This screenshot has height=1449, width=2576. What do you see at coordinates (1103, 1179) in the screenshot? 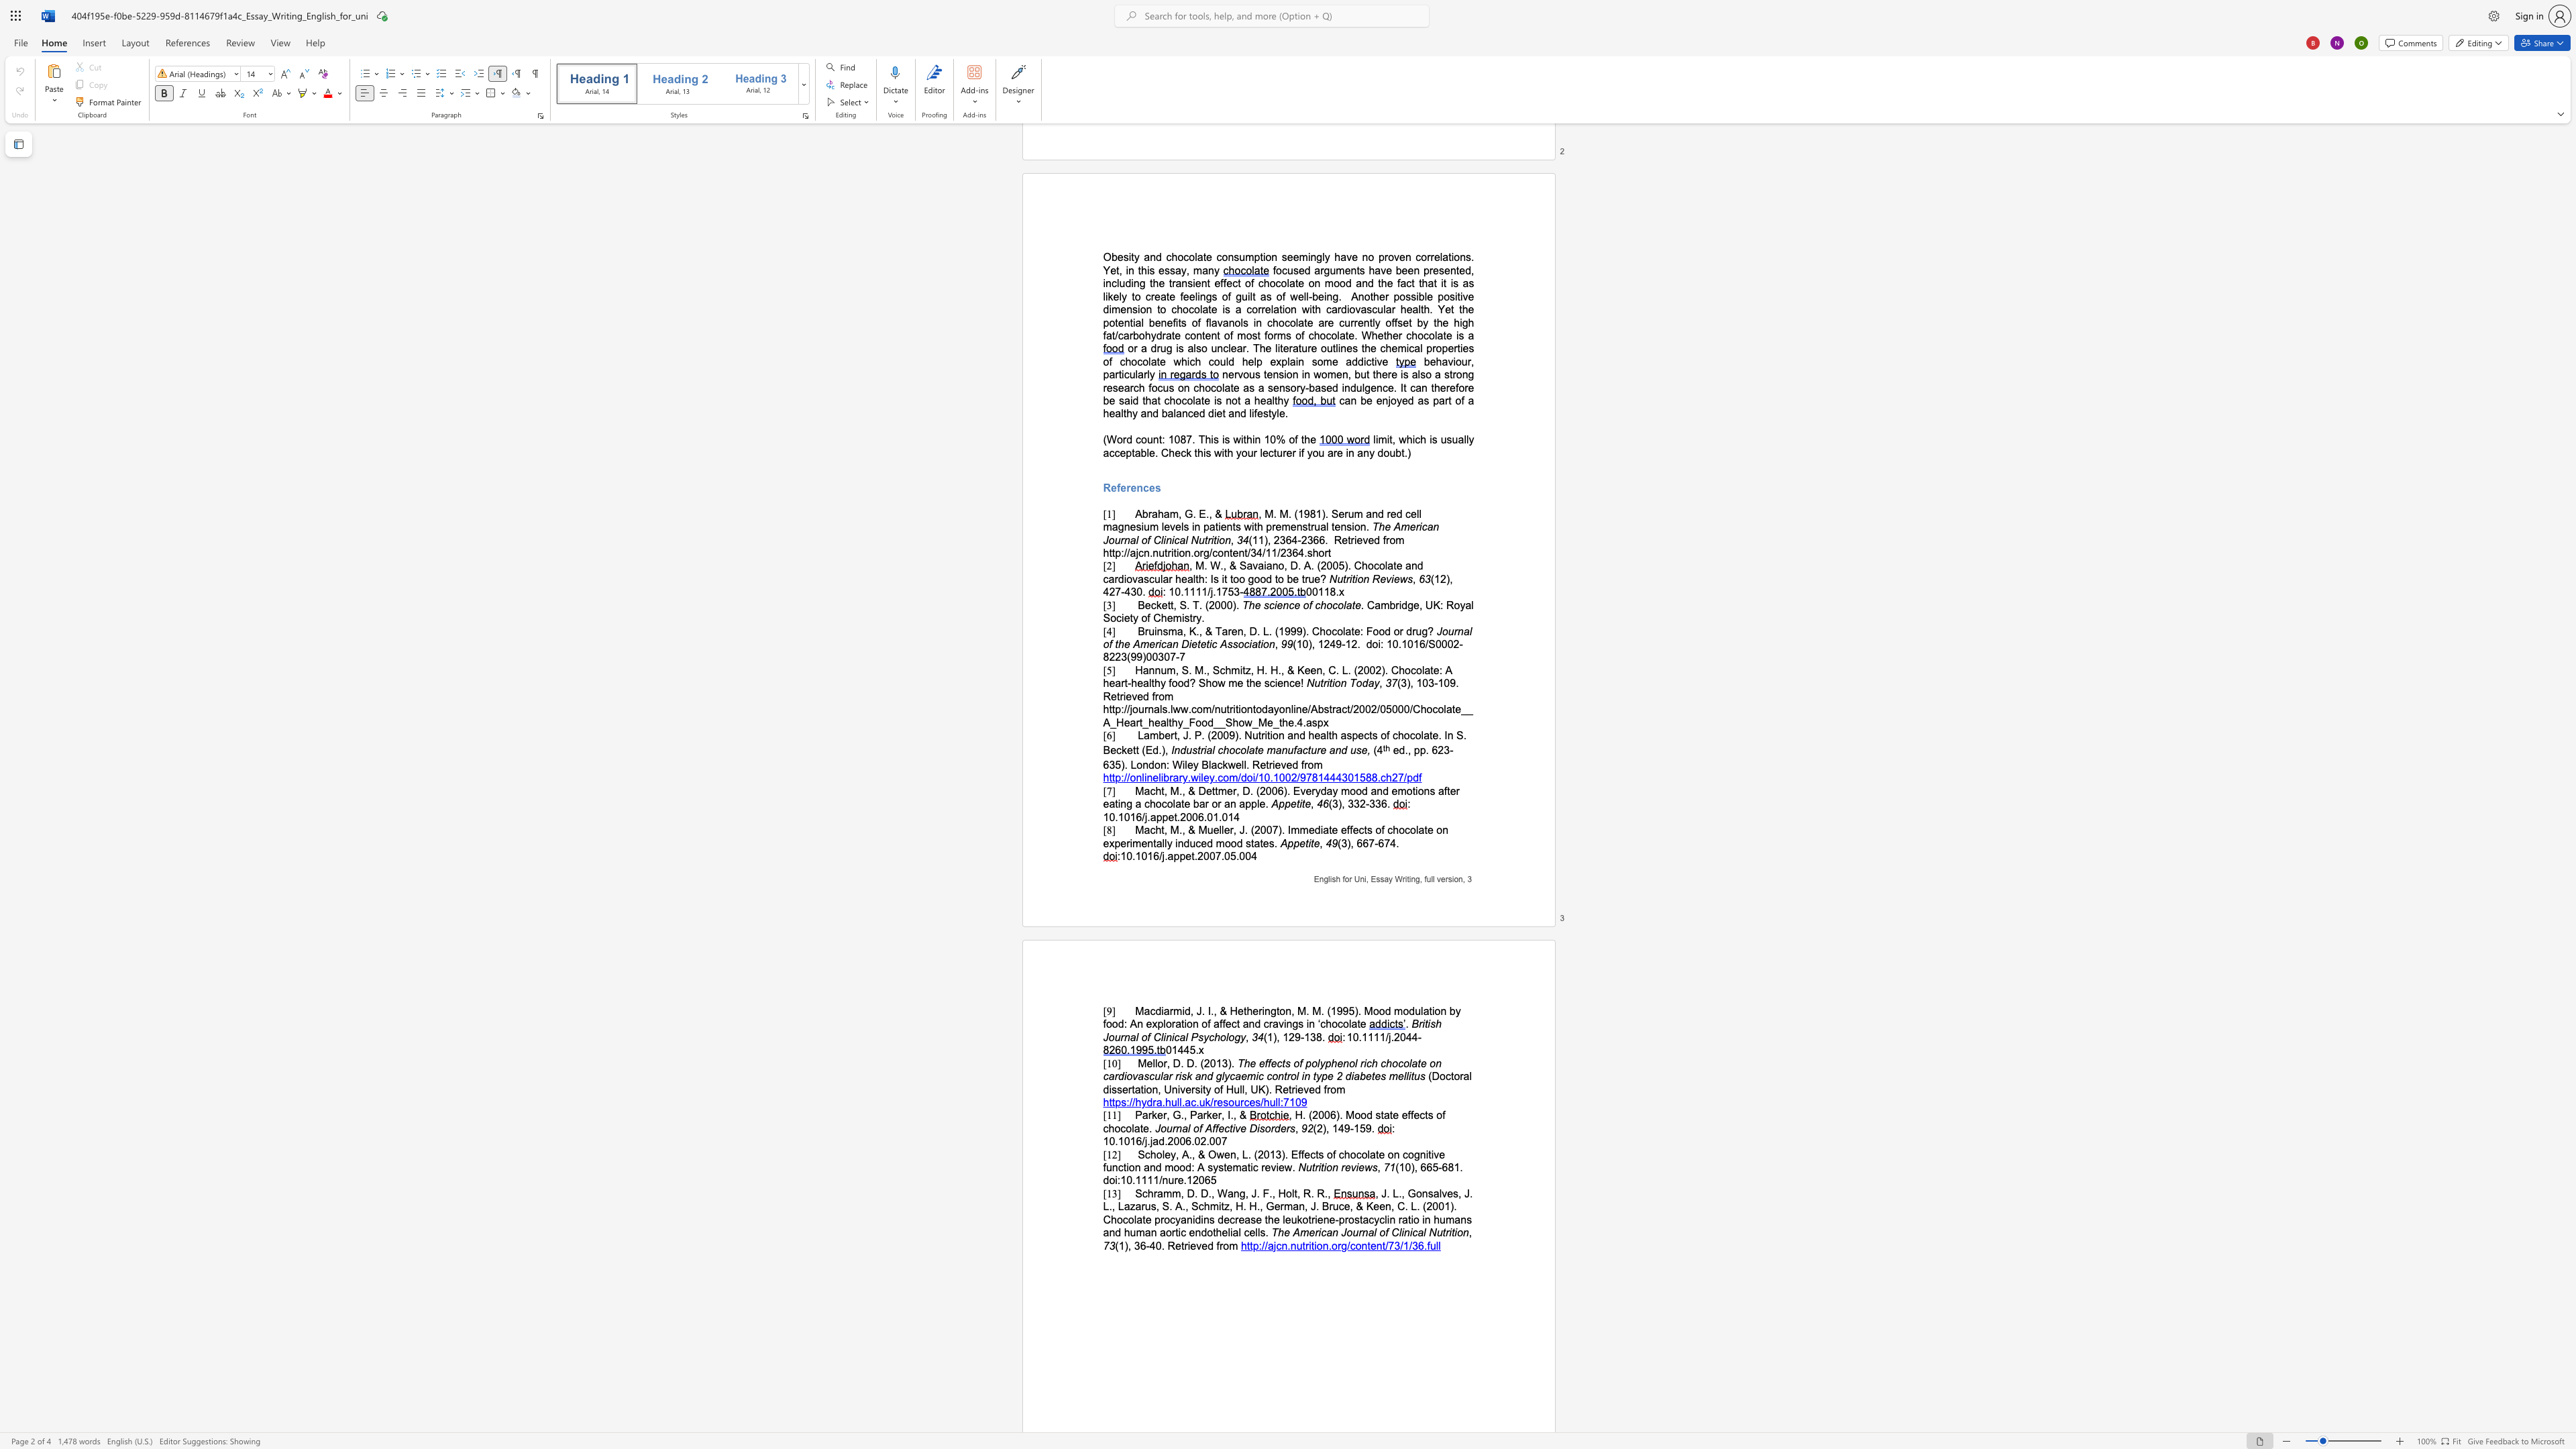
I see `the subset text "doi:" within the text "(10), 665-681. doi:10.1111/nure.12065"` at bounding box center [1103, 1179].